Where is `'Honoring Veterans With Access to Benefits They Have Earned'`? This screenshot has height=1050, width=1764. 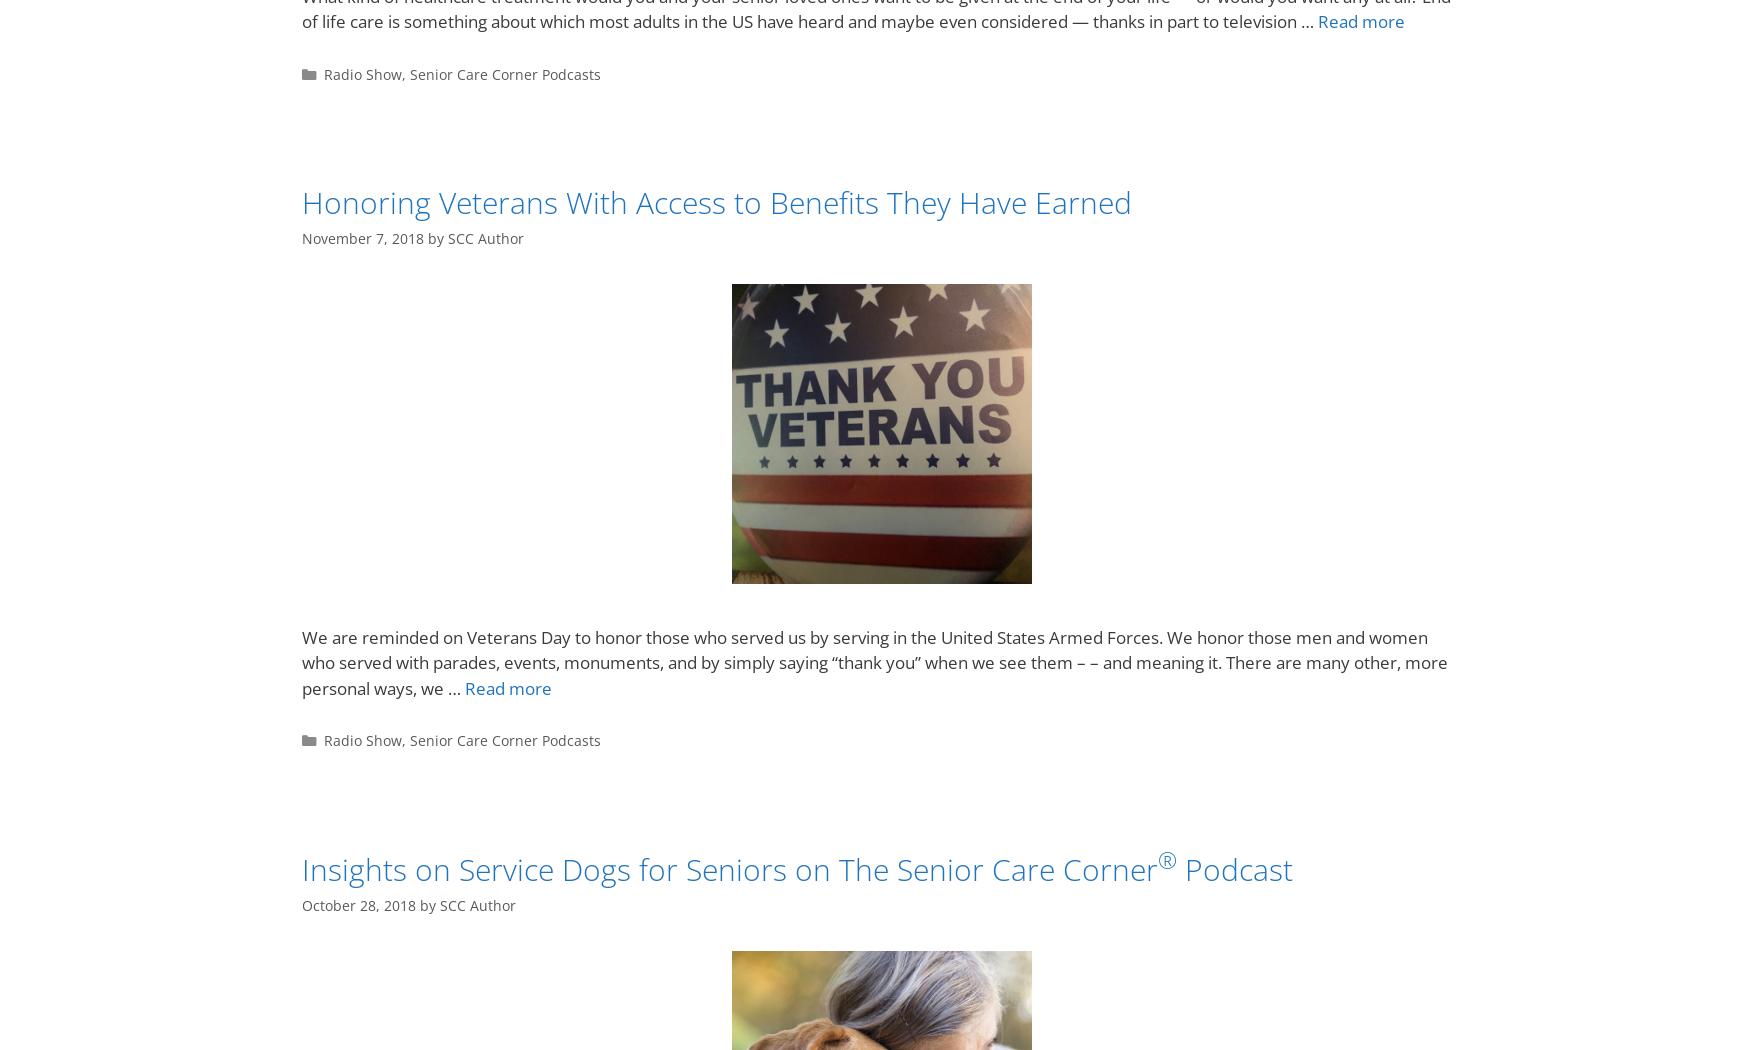 'Honoring Veterans With Access to Benefits They Have Earned' is located at coordinates (301, 201).